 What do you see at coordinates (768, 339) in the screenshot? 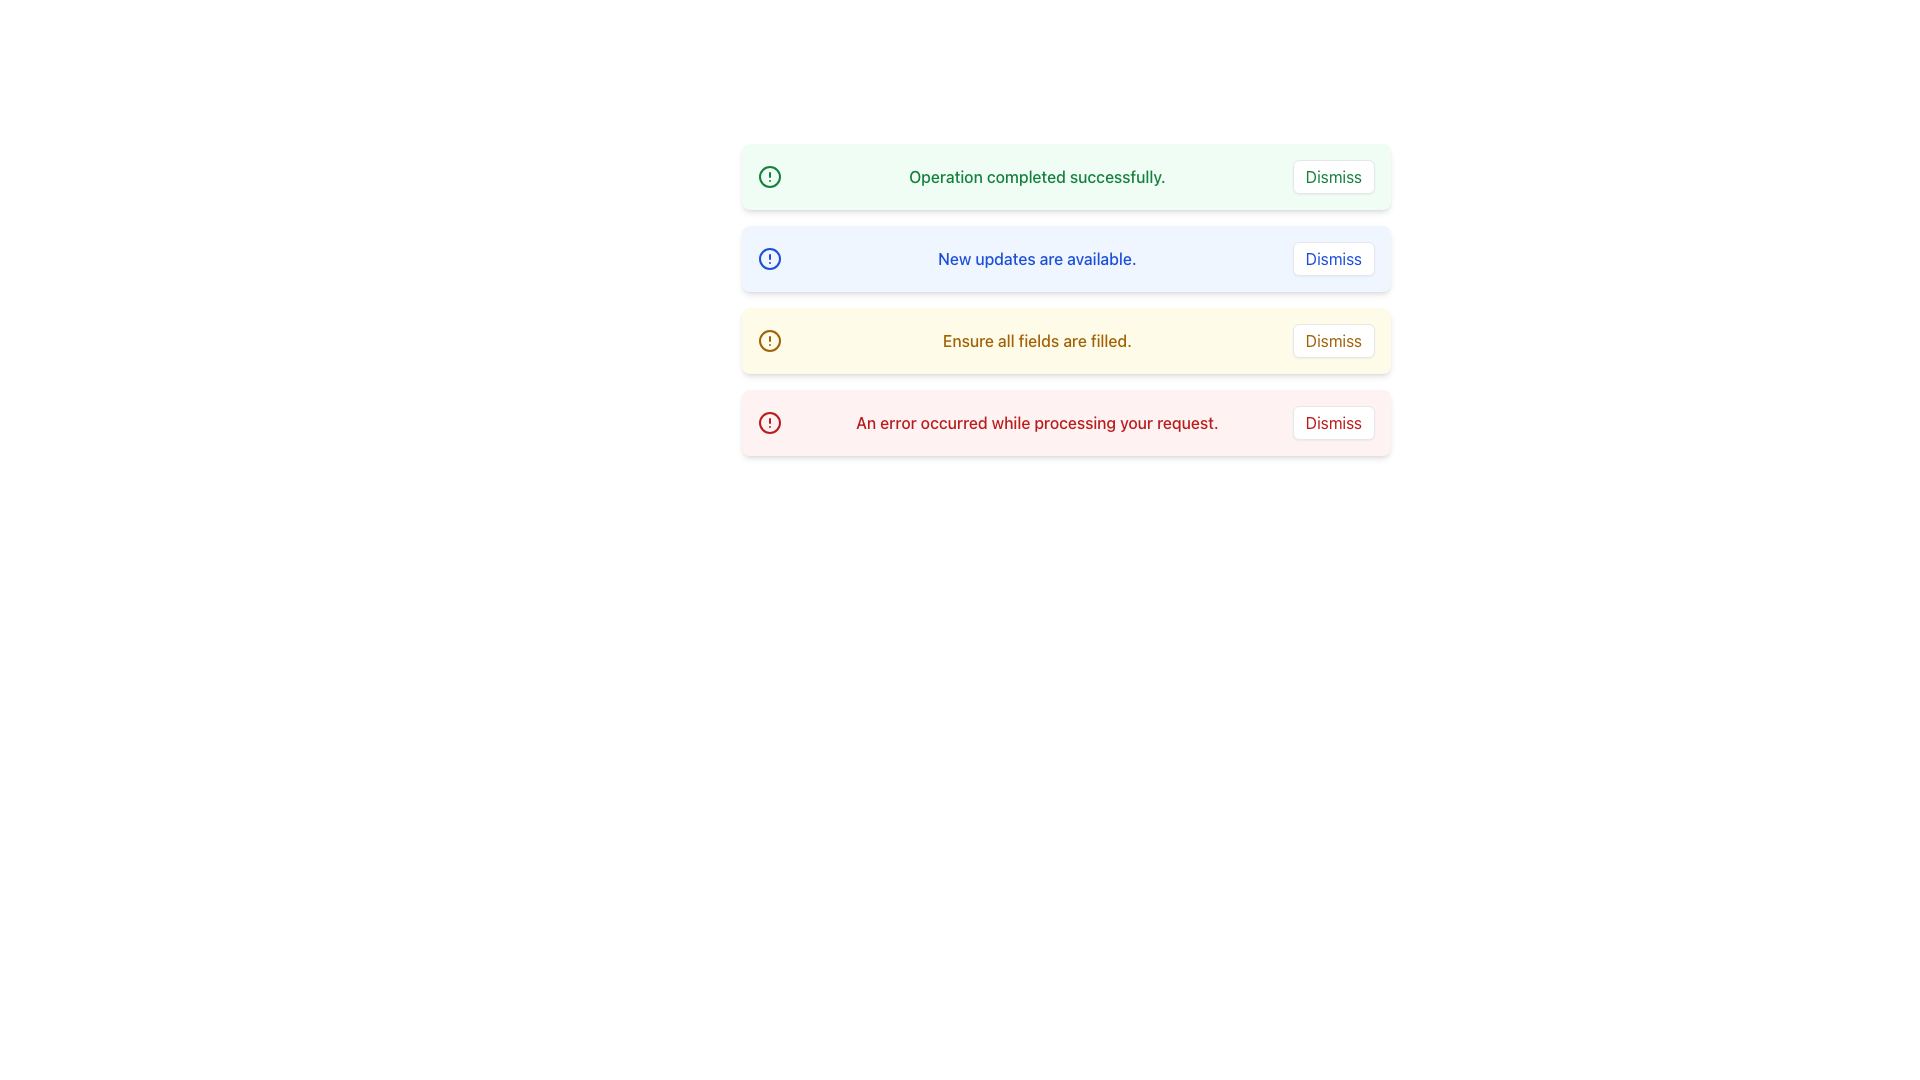
I see `Circular SVG Element that serves as a border for the warning symbol in the yellow notification bar stating 'Ensure all fields are filled.'` at bounding box center [768, 339].